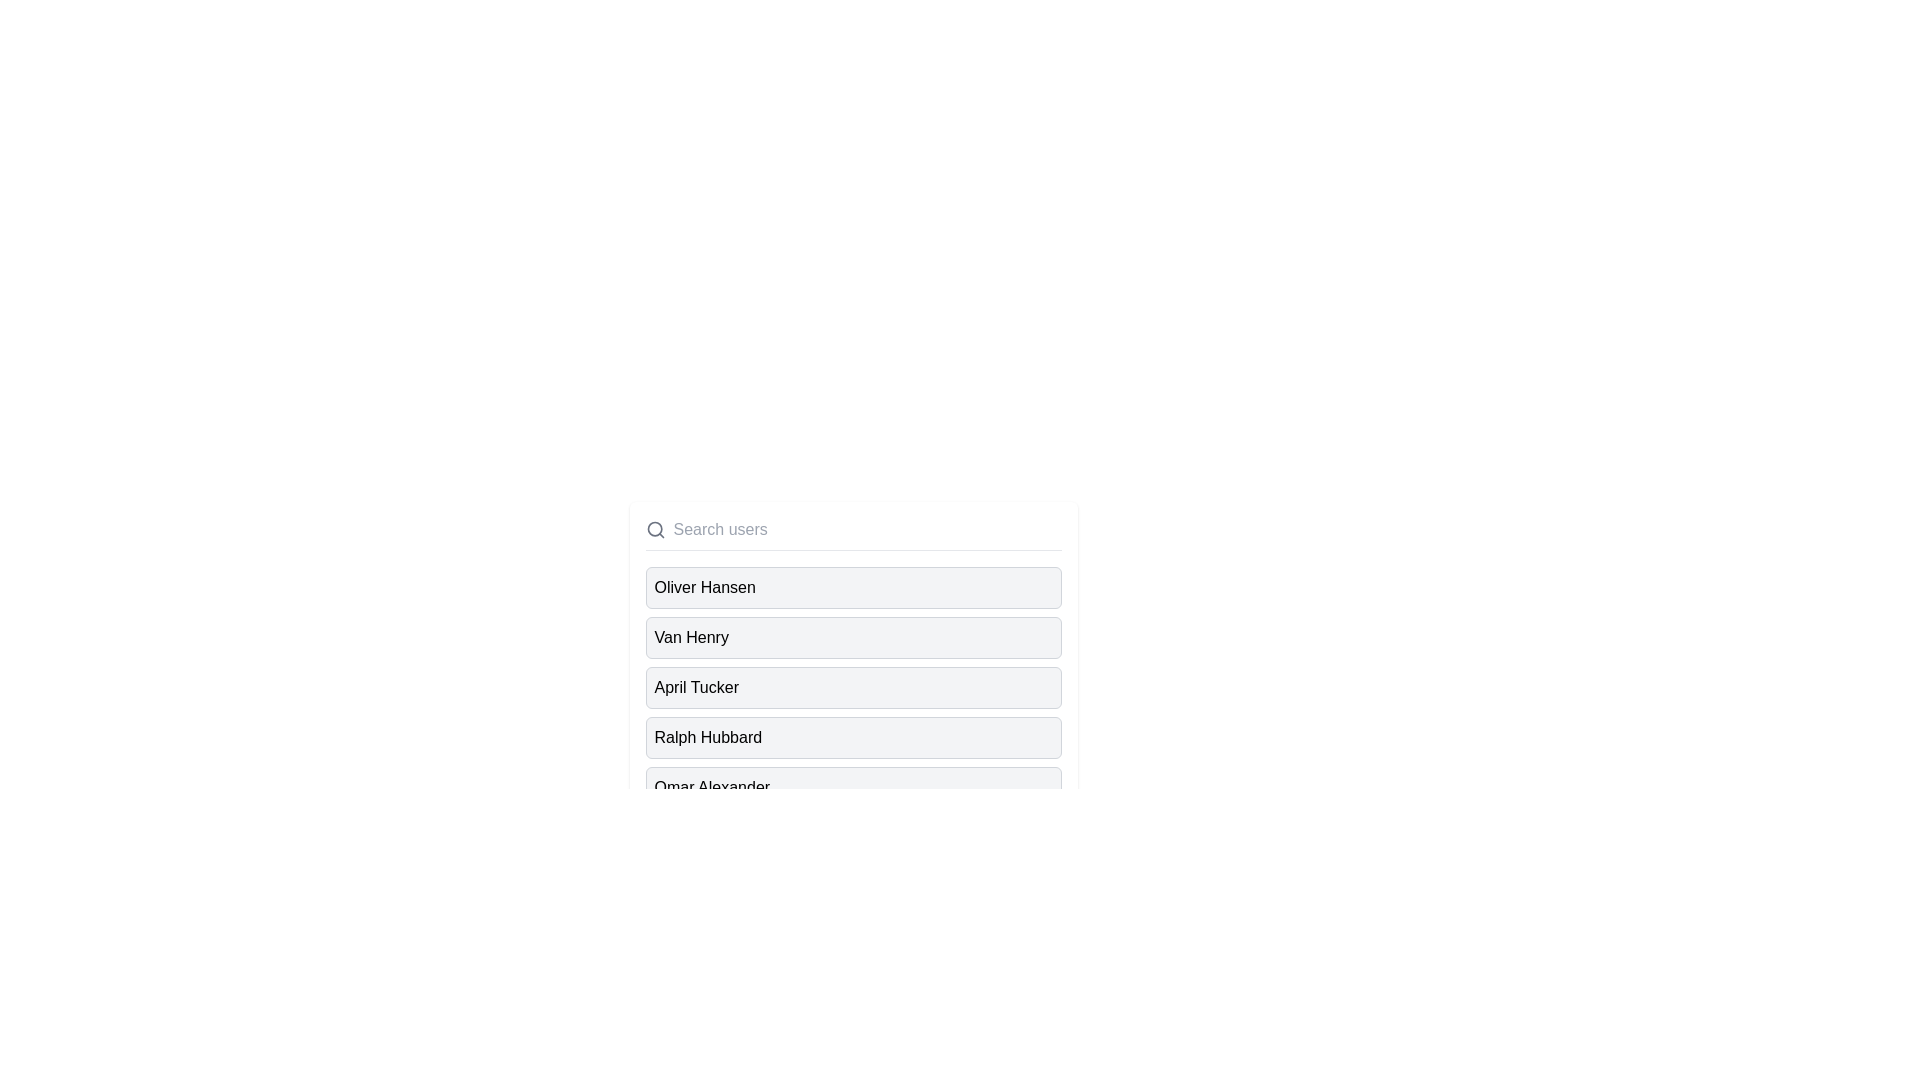  What do you see at coordinates (705, 586) in the screenshot?
I see `the text label displaying 'Oliver Hansen'` at bounding box center [705, 586].